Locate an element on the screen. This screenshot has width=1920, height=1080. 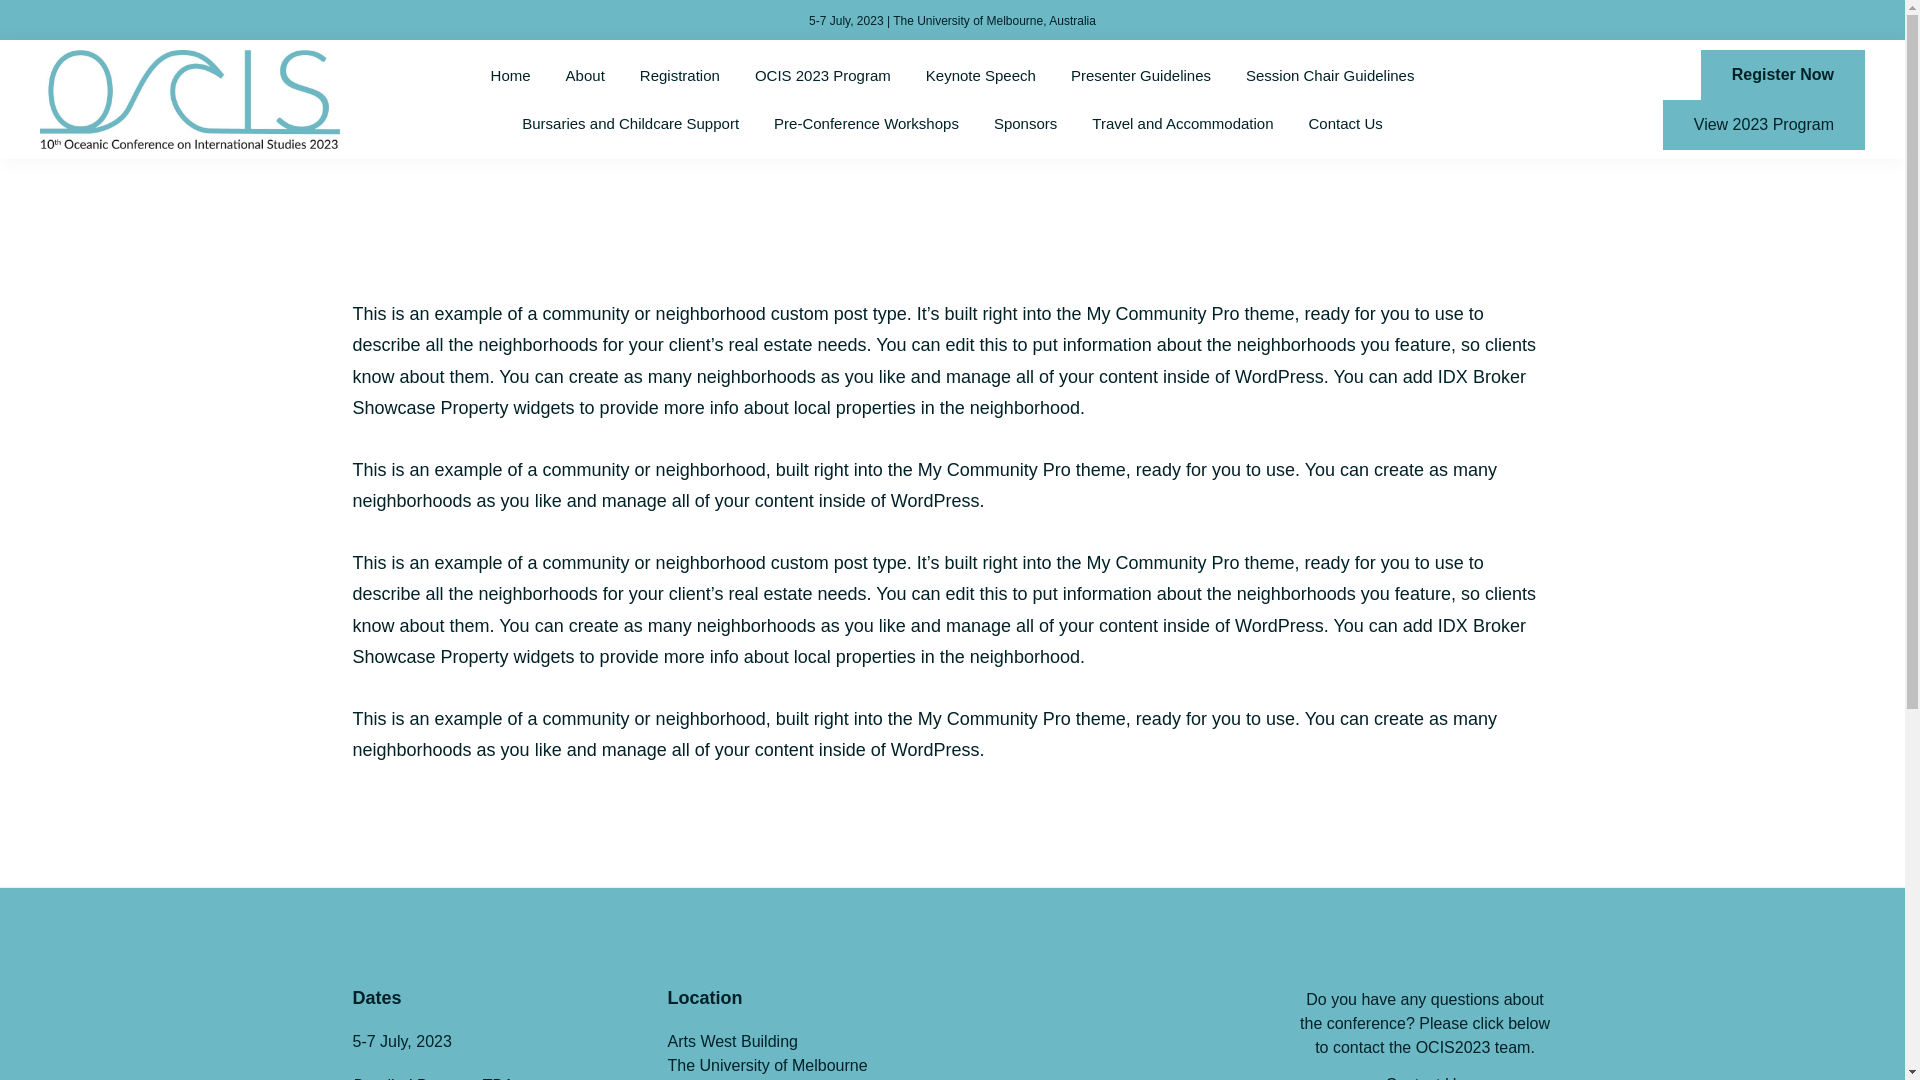
'Sponsors' is located at coordinates (1025, 123).